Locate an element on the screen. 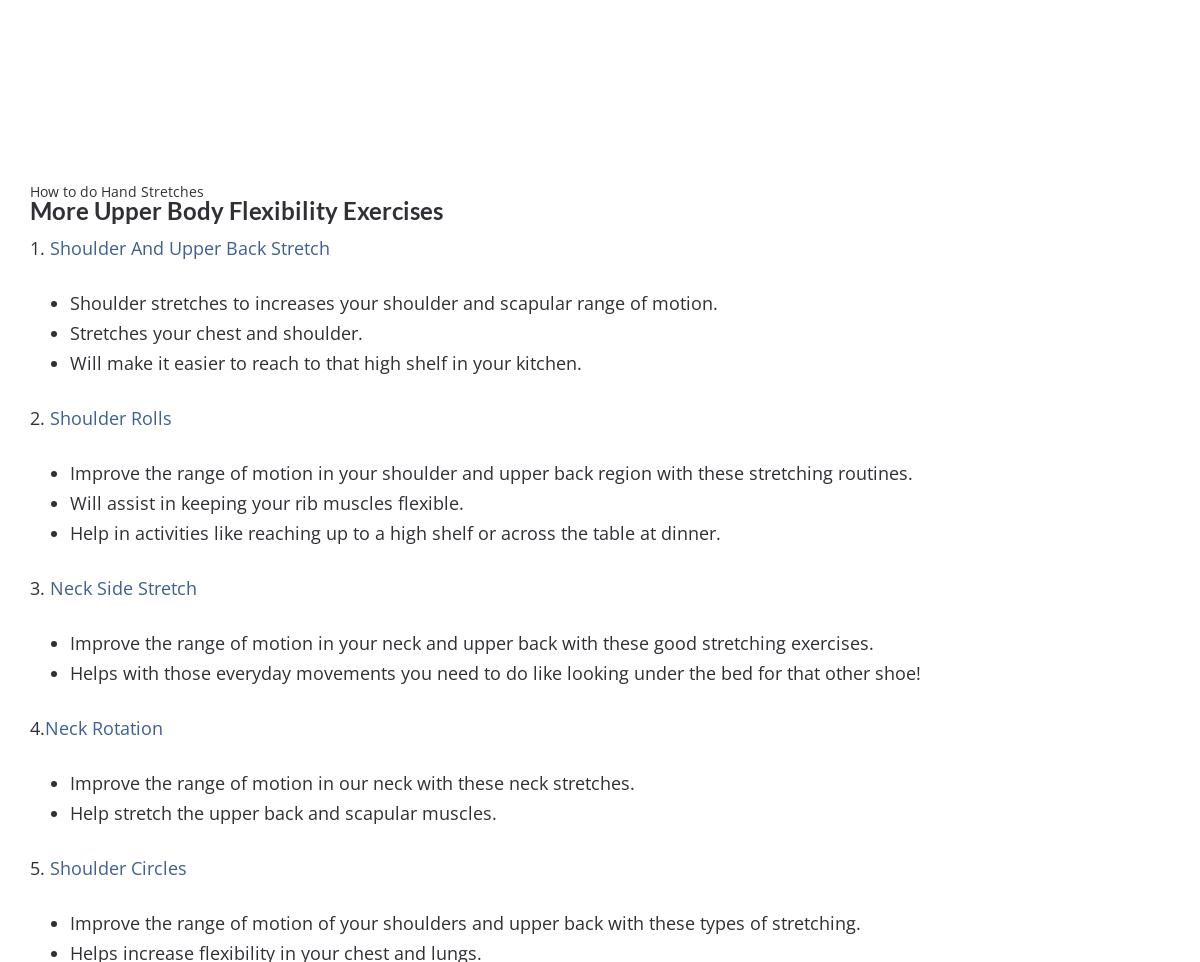 The height and width of the screenshot is (962, 1200). 'Improve the range of motion in your shoulder and upper back region with these stretching routines.' is located at coordinates (490, 471).